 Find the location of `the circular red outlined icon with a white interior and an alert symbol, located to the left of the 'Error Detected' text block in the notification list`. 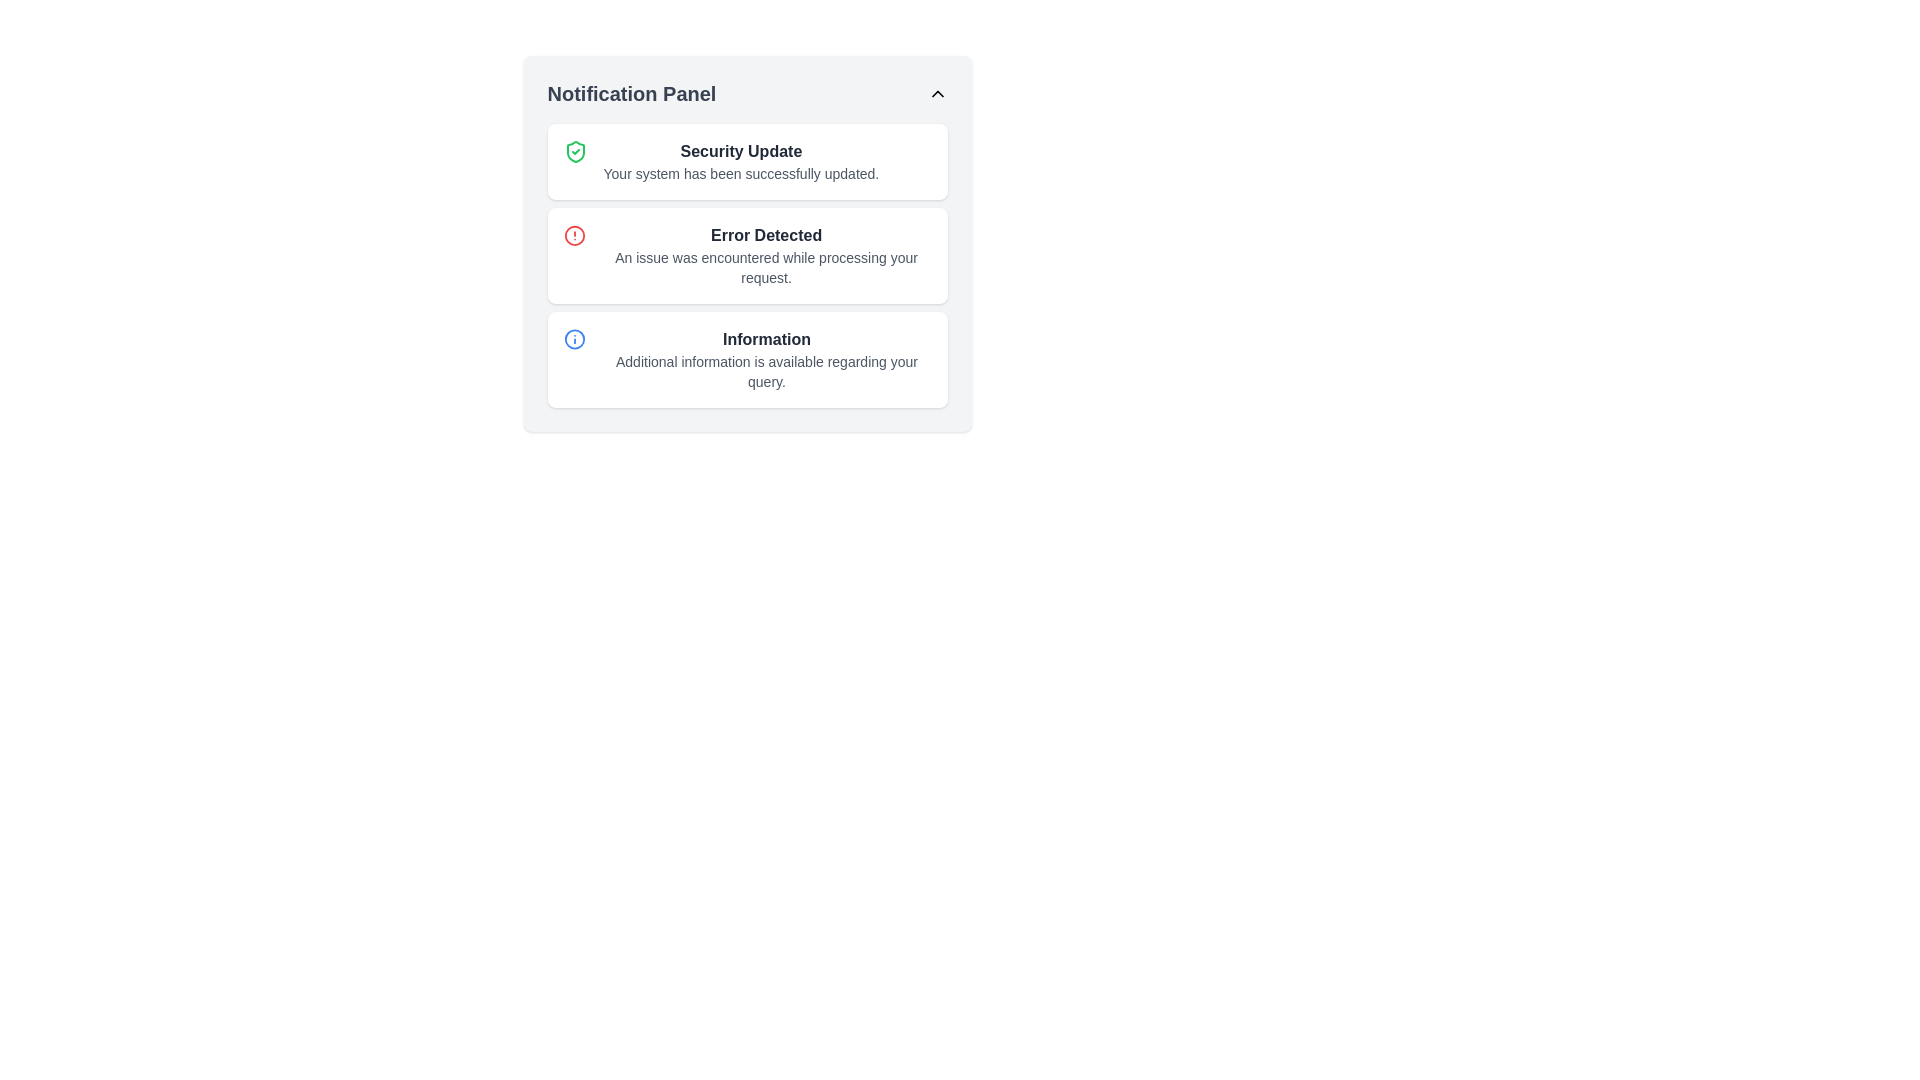

the circular red outlined icon with a white interior and an alert symbol, located to the left of the 'Error Detected' text block in the notification list is located at coordinates (573, 234).